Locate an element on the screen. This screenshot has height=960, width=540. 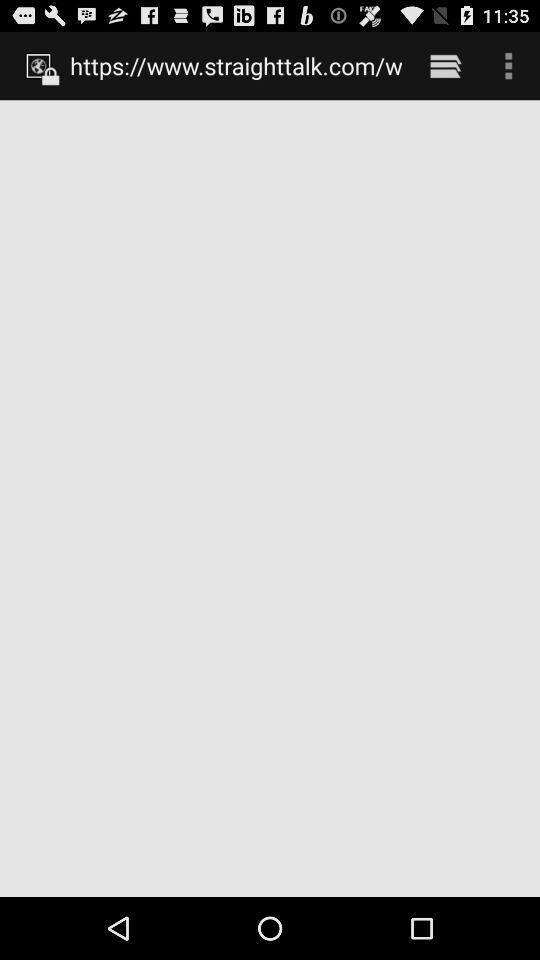
the item to the right of https www straighttalk icon is located at coordinates (445, 65).